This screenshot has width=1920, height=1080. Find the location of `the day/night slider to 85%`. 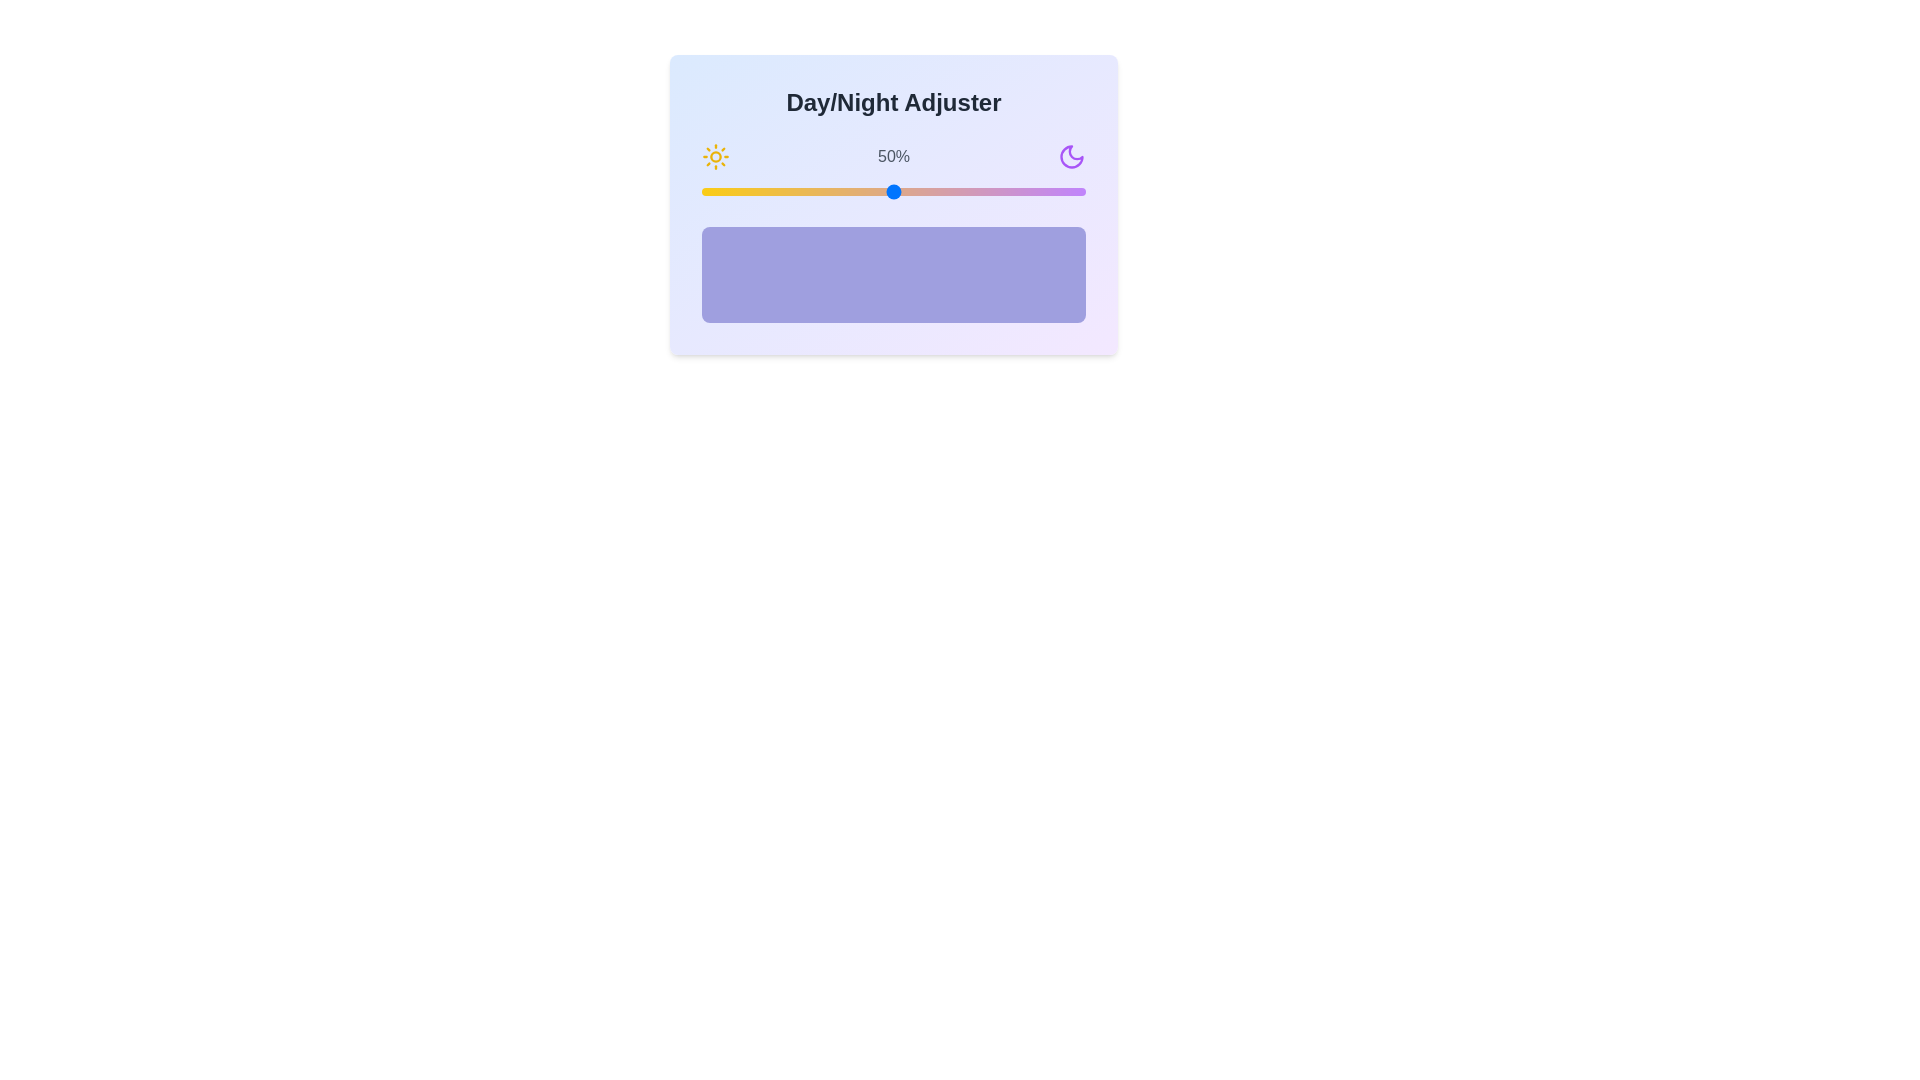

the day/night slider to 85% is located at coordinates (1028, 192).